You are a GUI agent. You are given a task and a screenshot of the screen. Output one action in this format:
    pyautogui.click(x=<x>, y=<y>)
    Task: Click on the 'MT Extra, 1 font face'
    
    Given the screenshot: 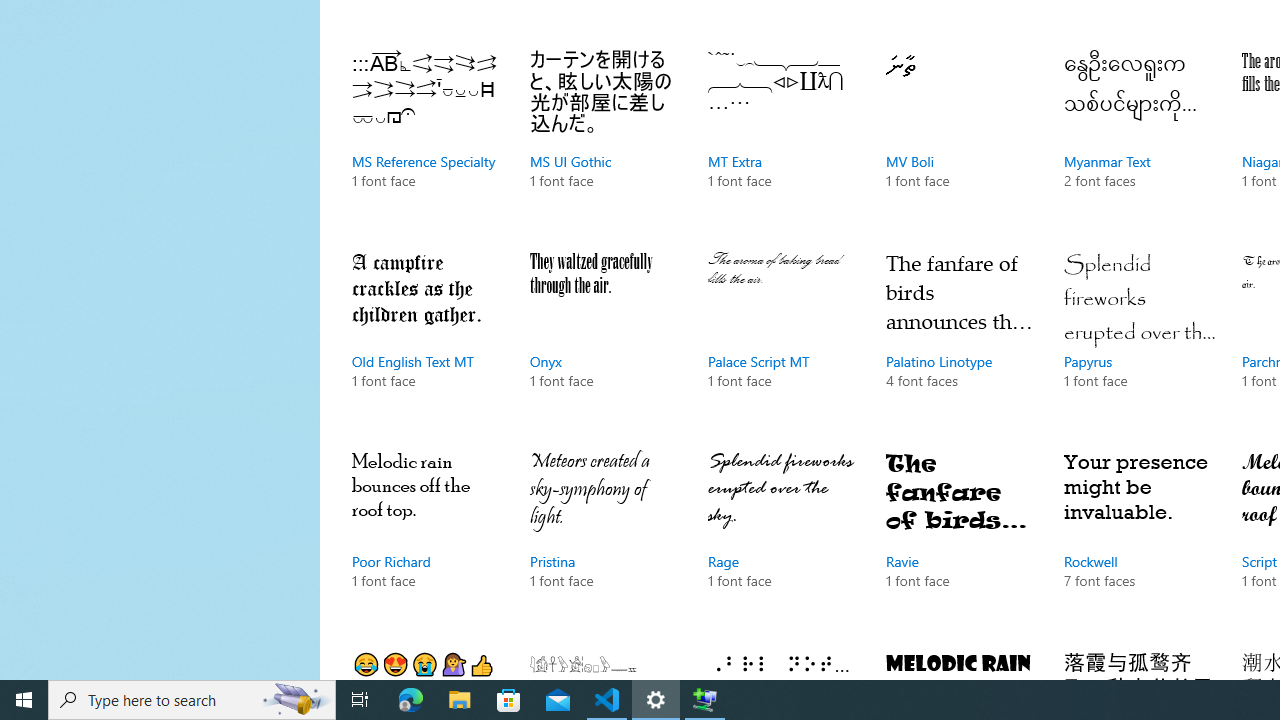 What is the action you would take?
    pyautogui.click(x=782, y=139)
    